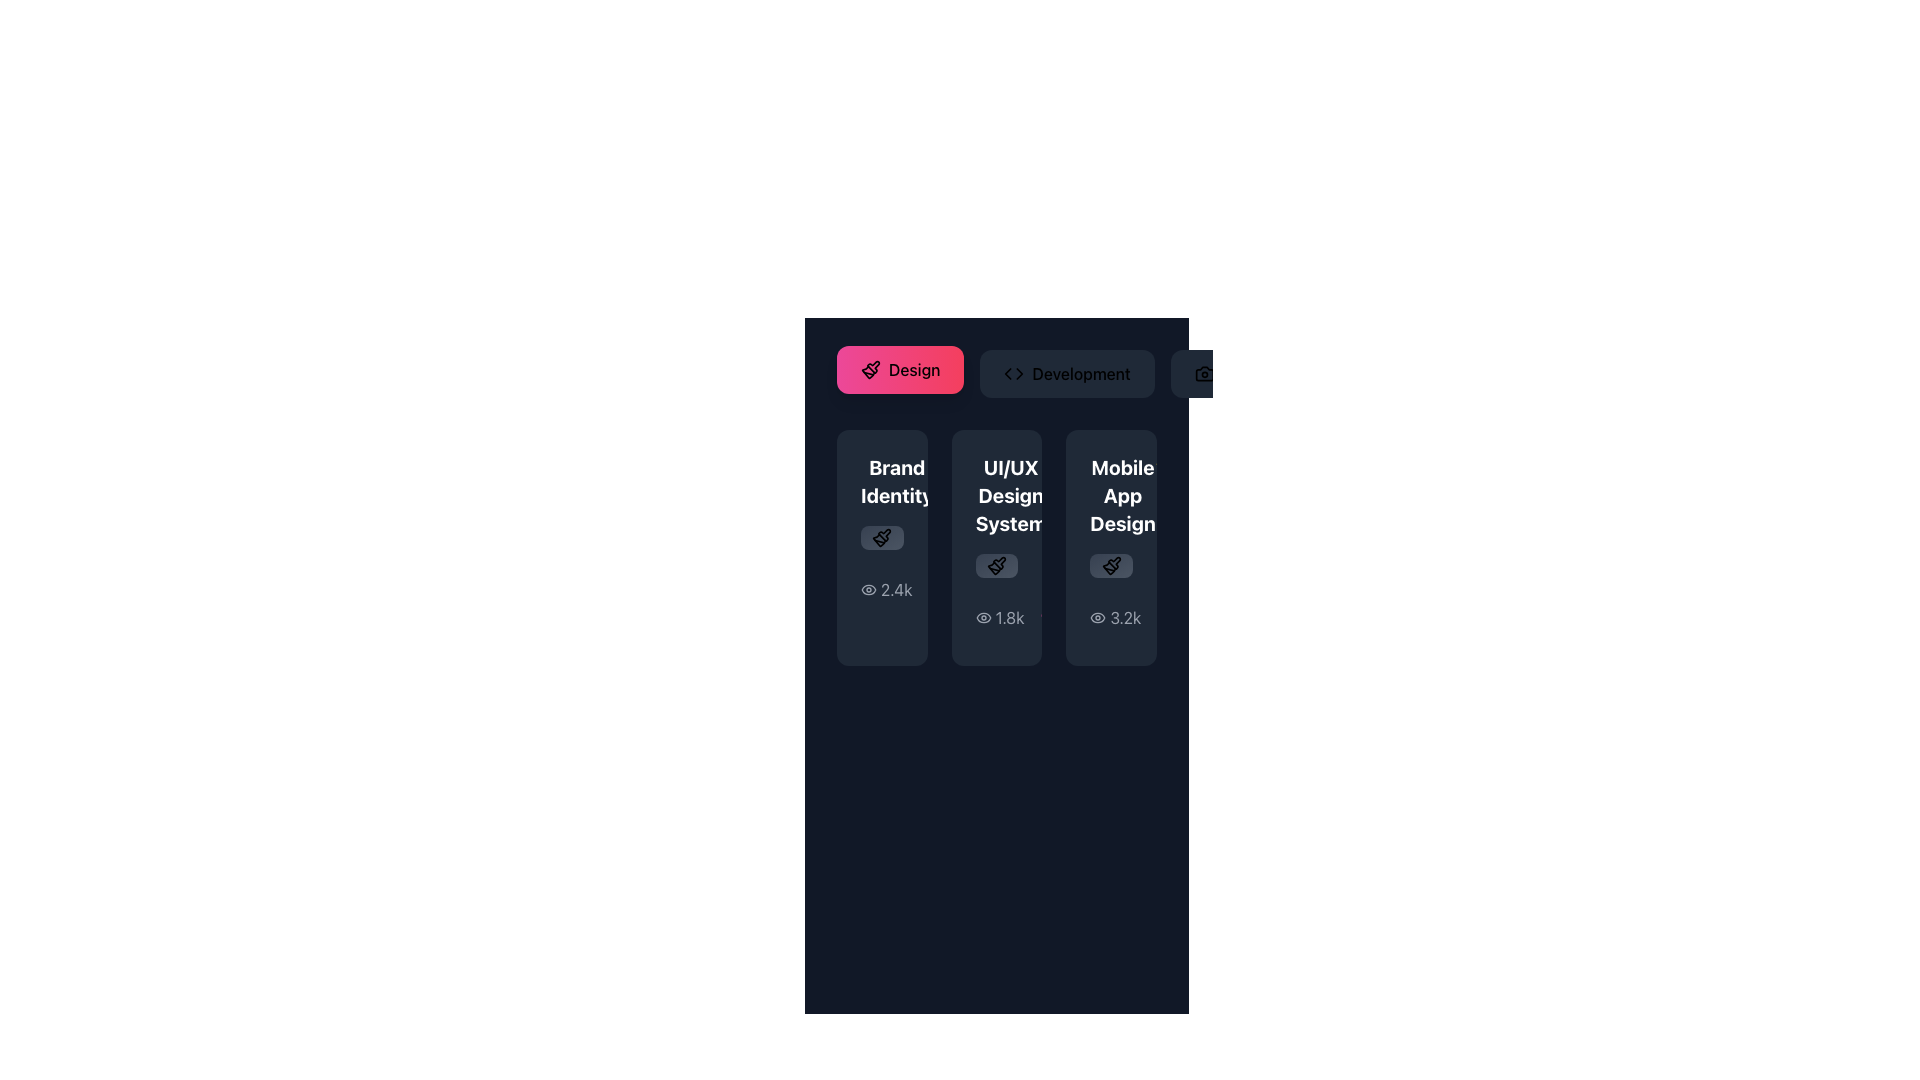 This screenshot has height=1080, width=1920. What do you see at coordinates (881, 532) in the screenshot?
I see `the decorative badge displaying a numerical value associated with 'Brand Identity', located in the first column under the main title` at bounding box center [881, 532].